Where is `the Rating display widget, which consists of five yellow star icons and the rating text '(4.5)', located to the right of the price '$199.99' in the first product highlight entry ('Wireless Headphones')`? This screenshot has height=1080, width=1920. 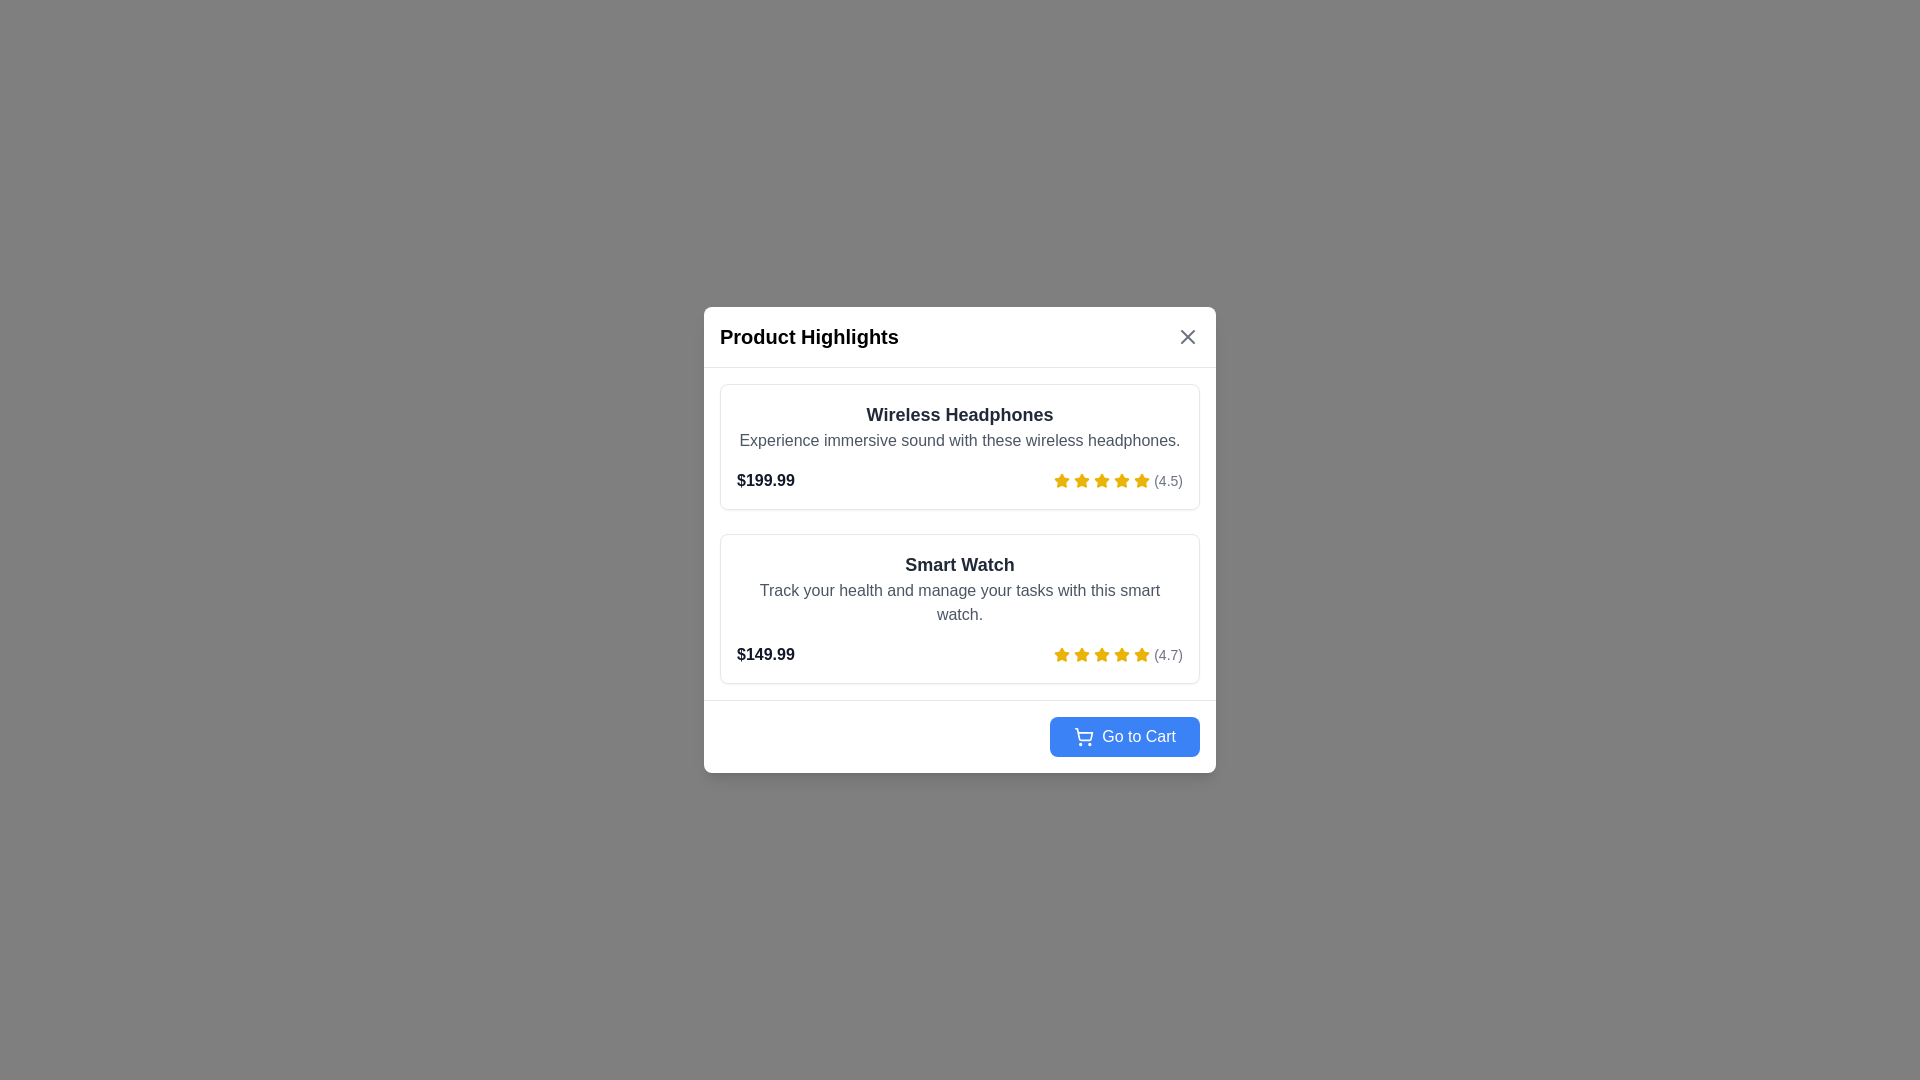
the Rating display widget, which consists of five yellow star icons and the rating text '(4.5)', located to the right of the price '$199.99' in the first product highlight entry ('Wireless Headphones') is located at coordinates (1117, 481).